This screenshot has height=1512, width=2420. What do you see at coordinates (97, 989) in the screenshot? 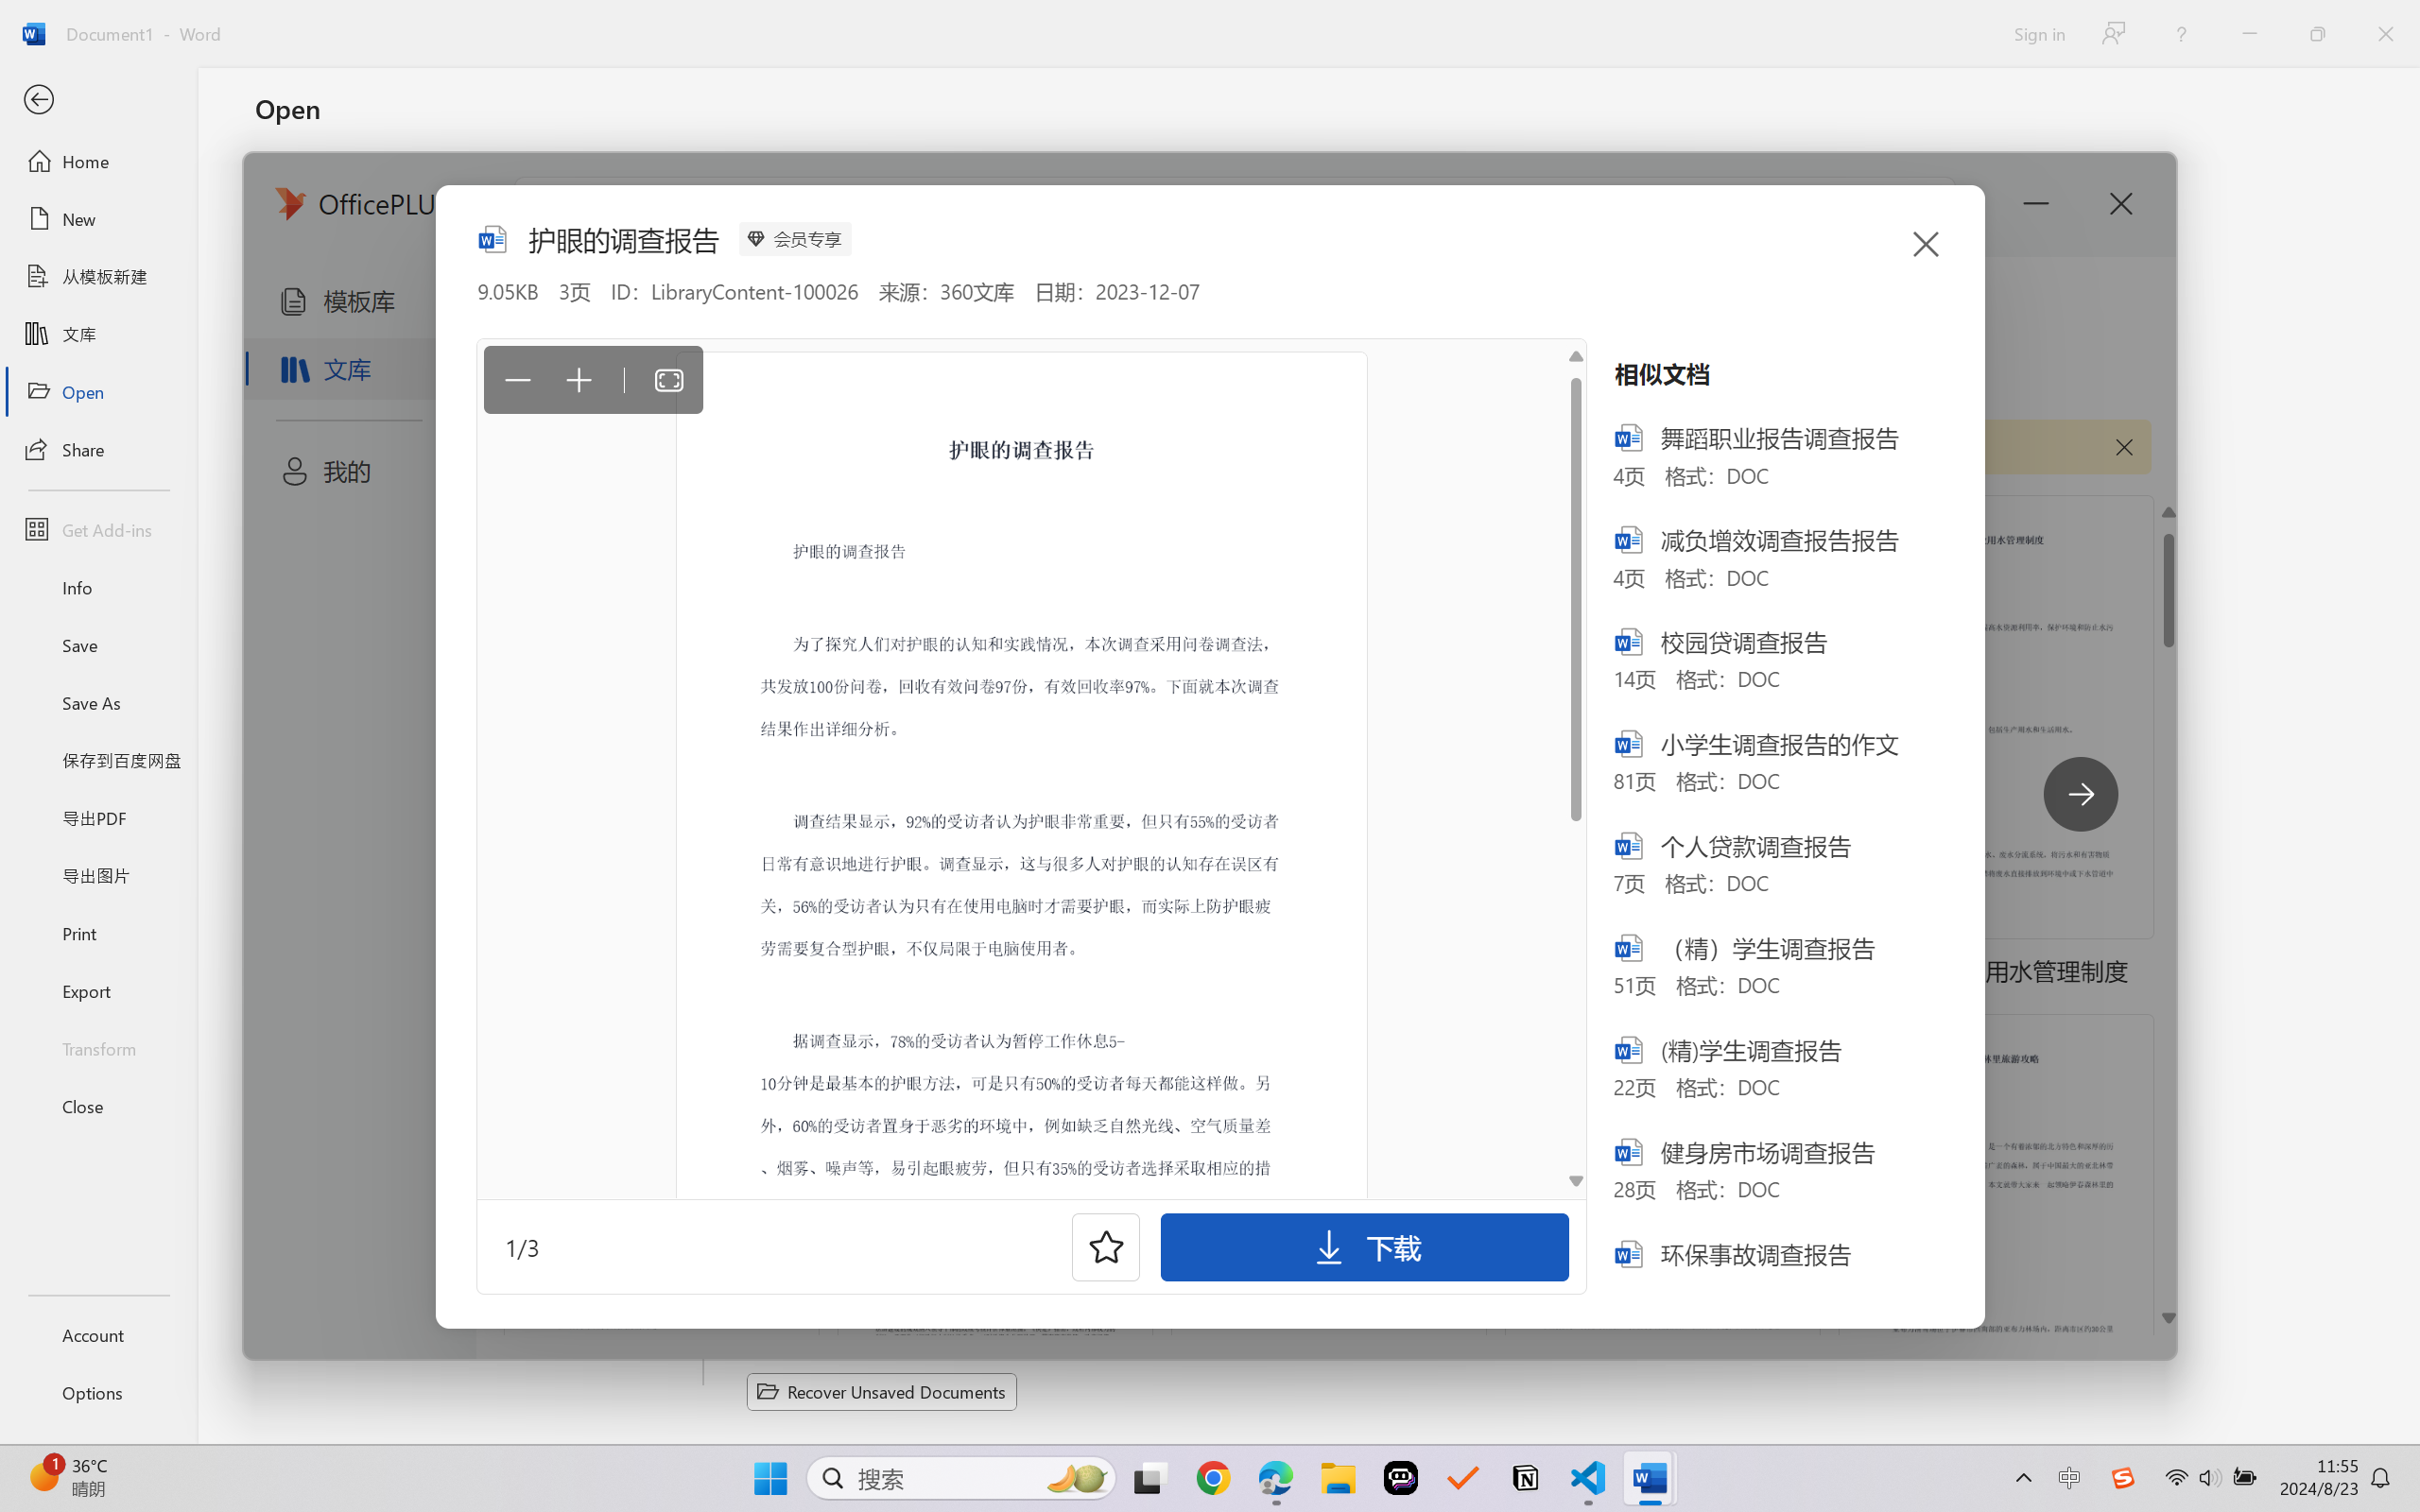
I see `'Export'` at bounding box center [97, 989].